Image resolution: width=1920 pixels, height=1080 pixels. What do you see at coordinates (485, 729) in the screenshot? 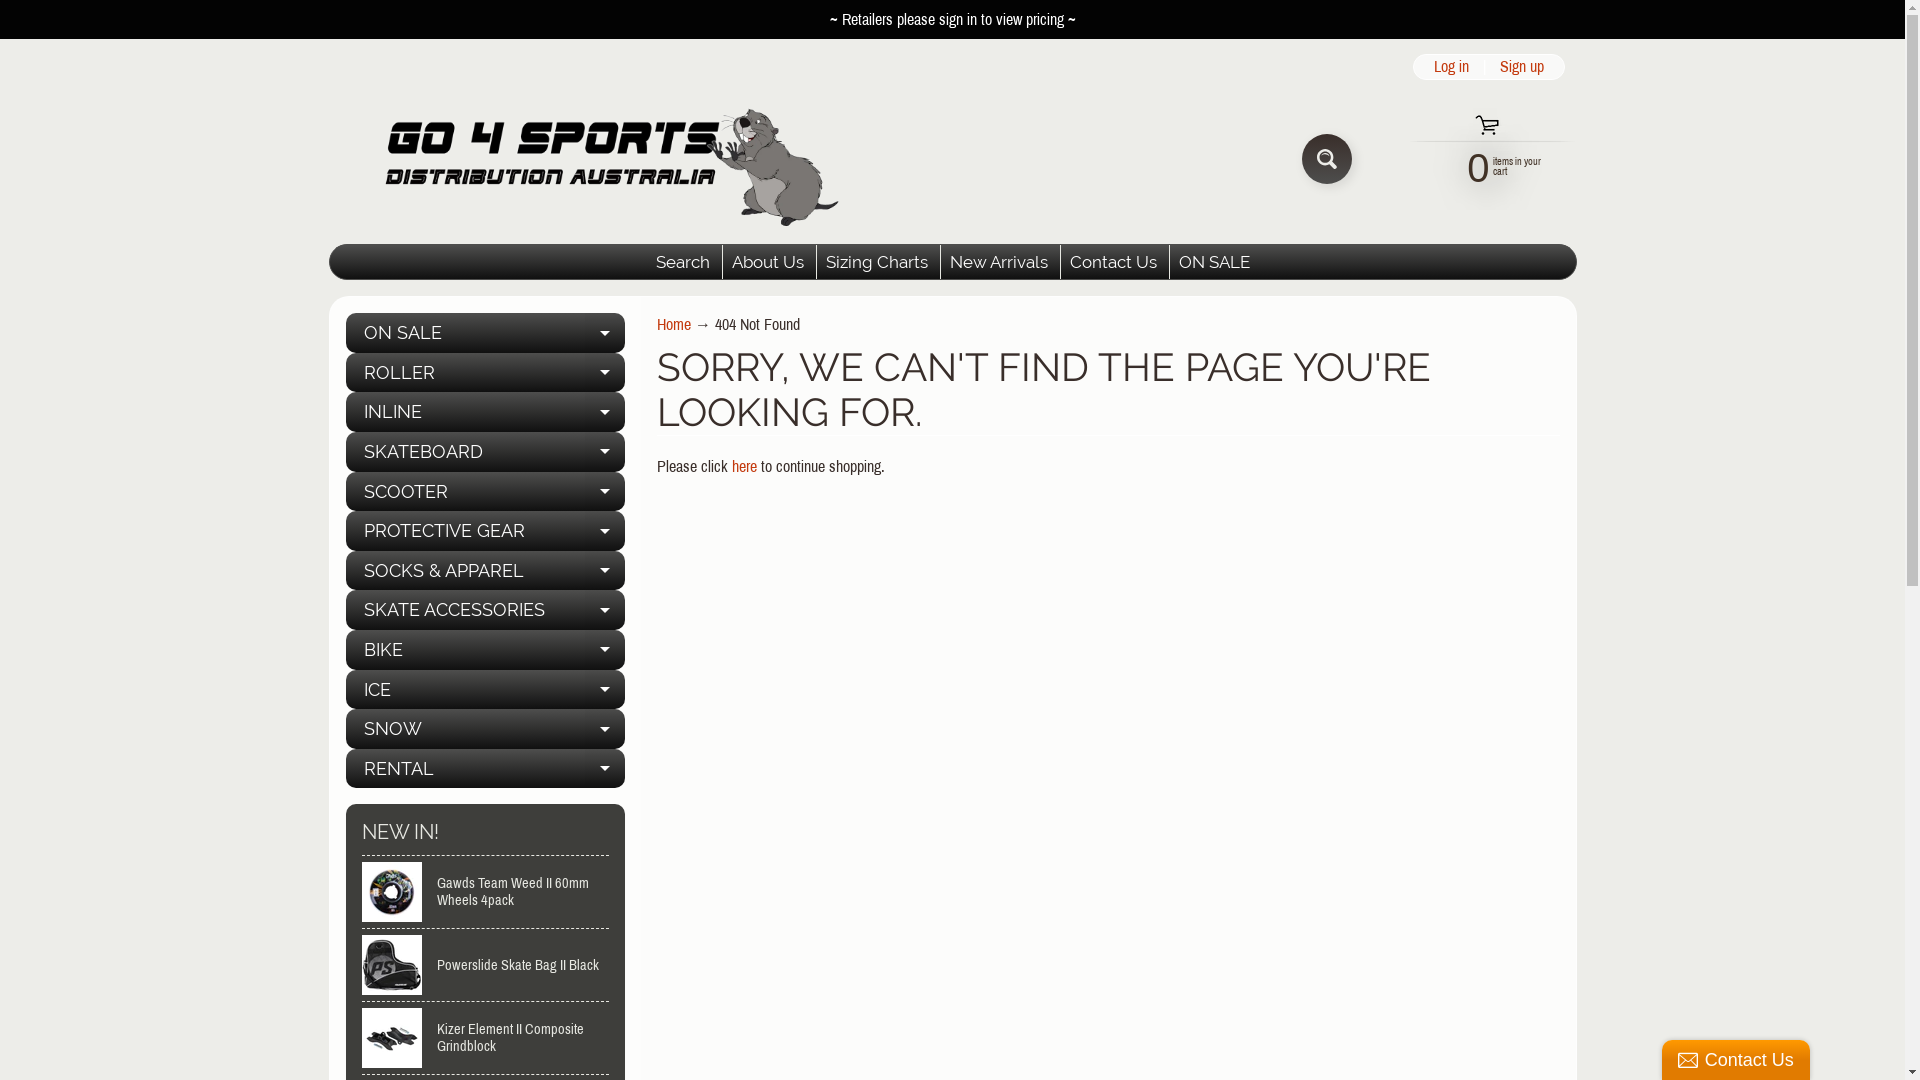
I see `'SNOW` at bounding box center [485, 729].